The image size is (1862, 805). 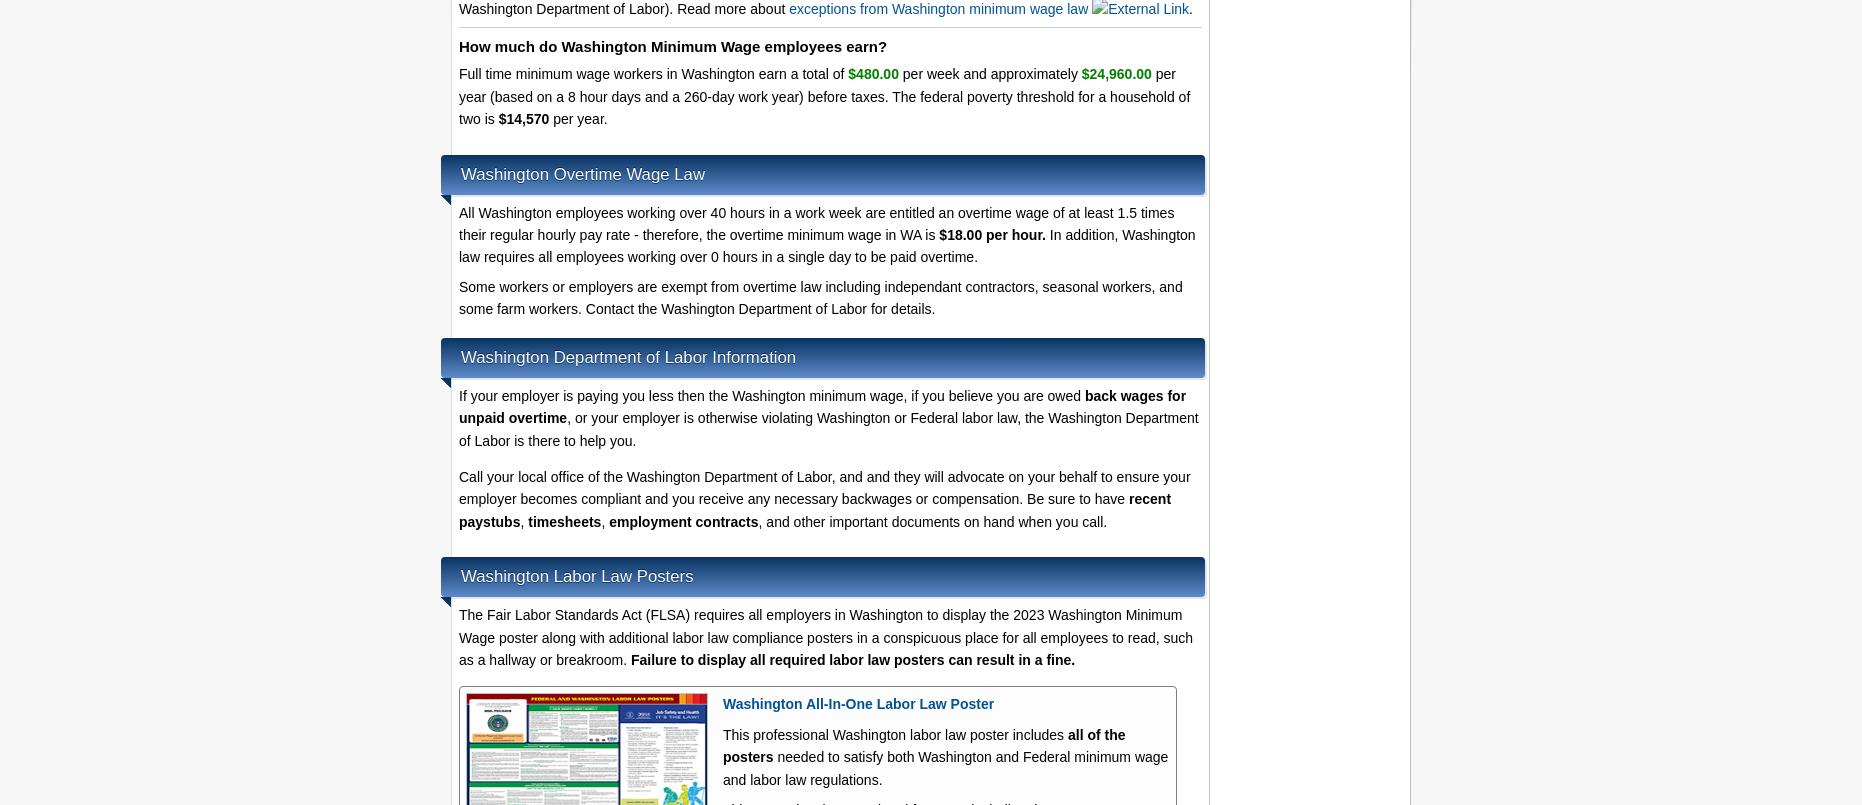 I want to click on 'per week and approximately', so click(x=988, y=72).